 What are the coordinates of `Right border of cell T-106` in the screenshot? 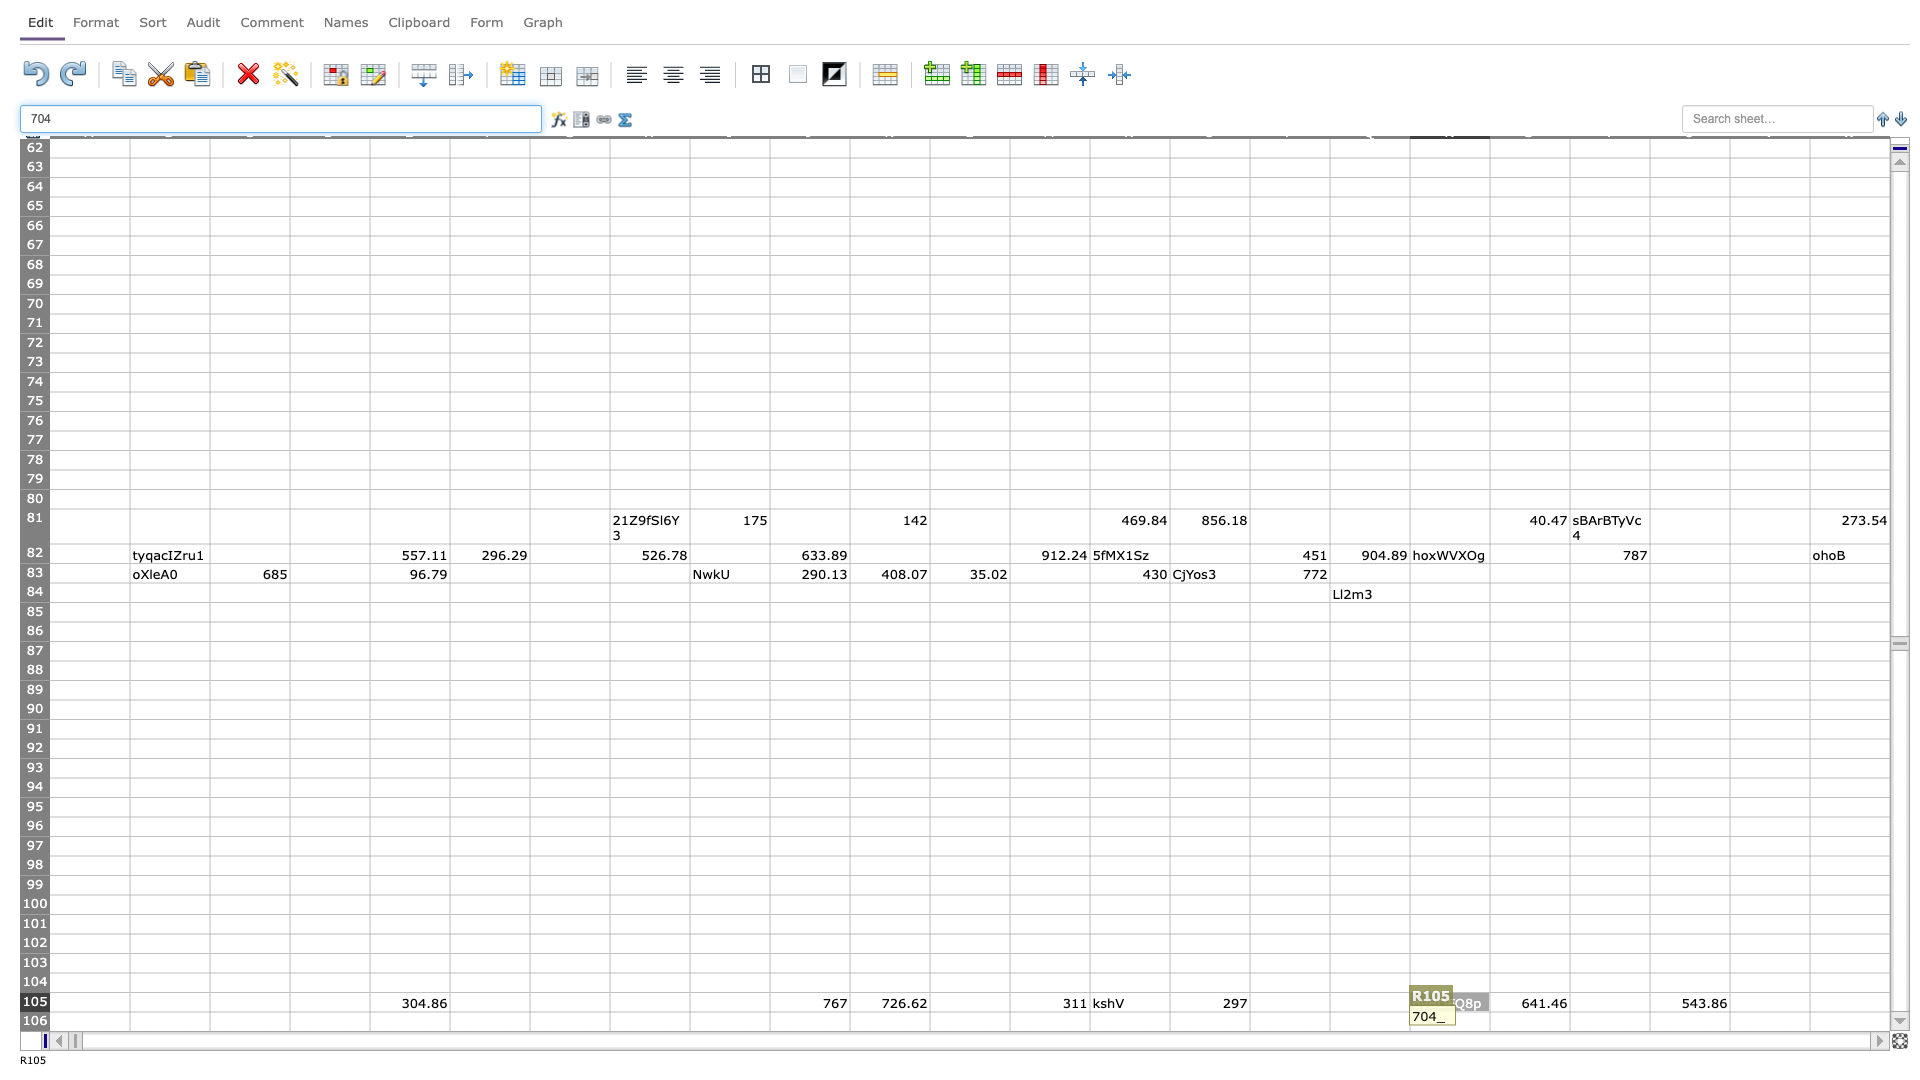 It's located at (1650, 1021).